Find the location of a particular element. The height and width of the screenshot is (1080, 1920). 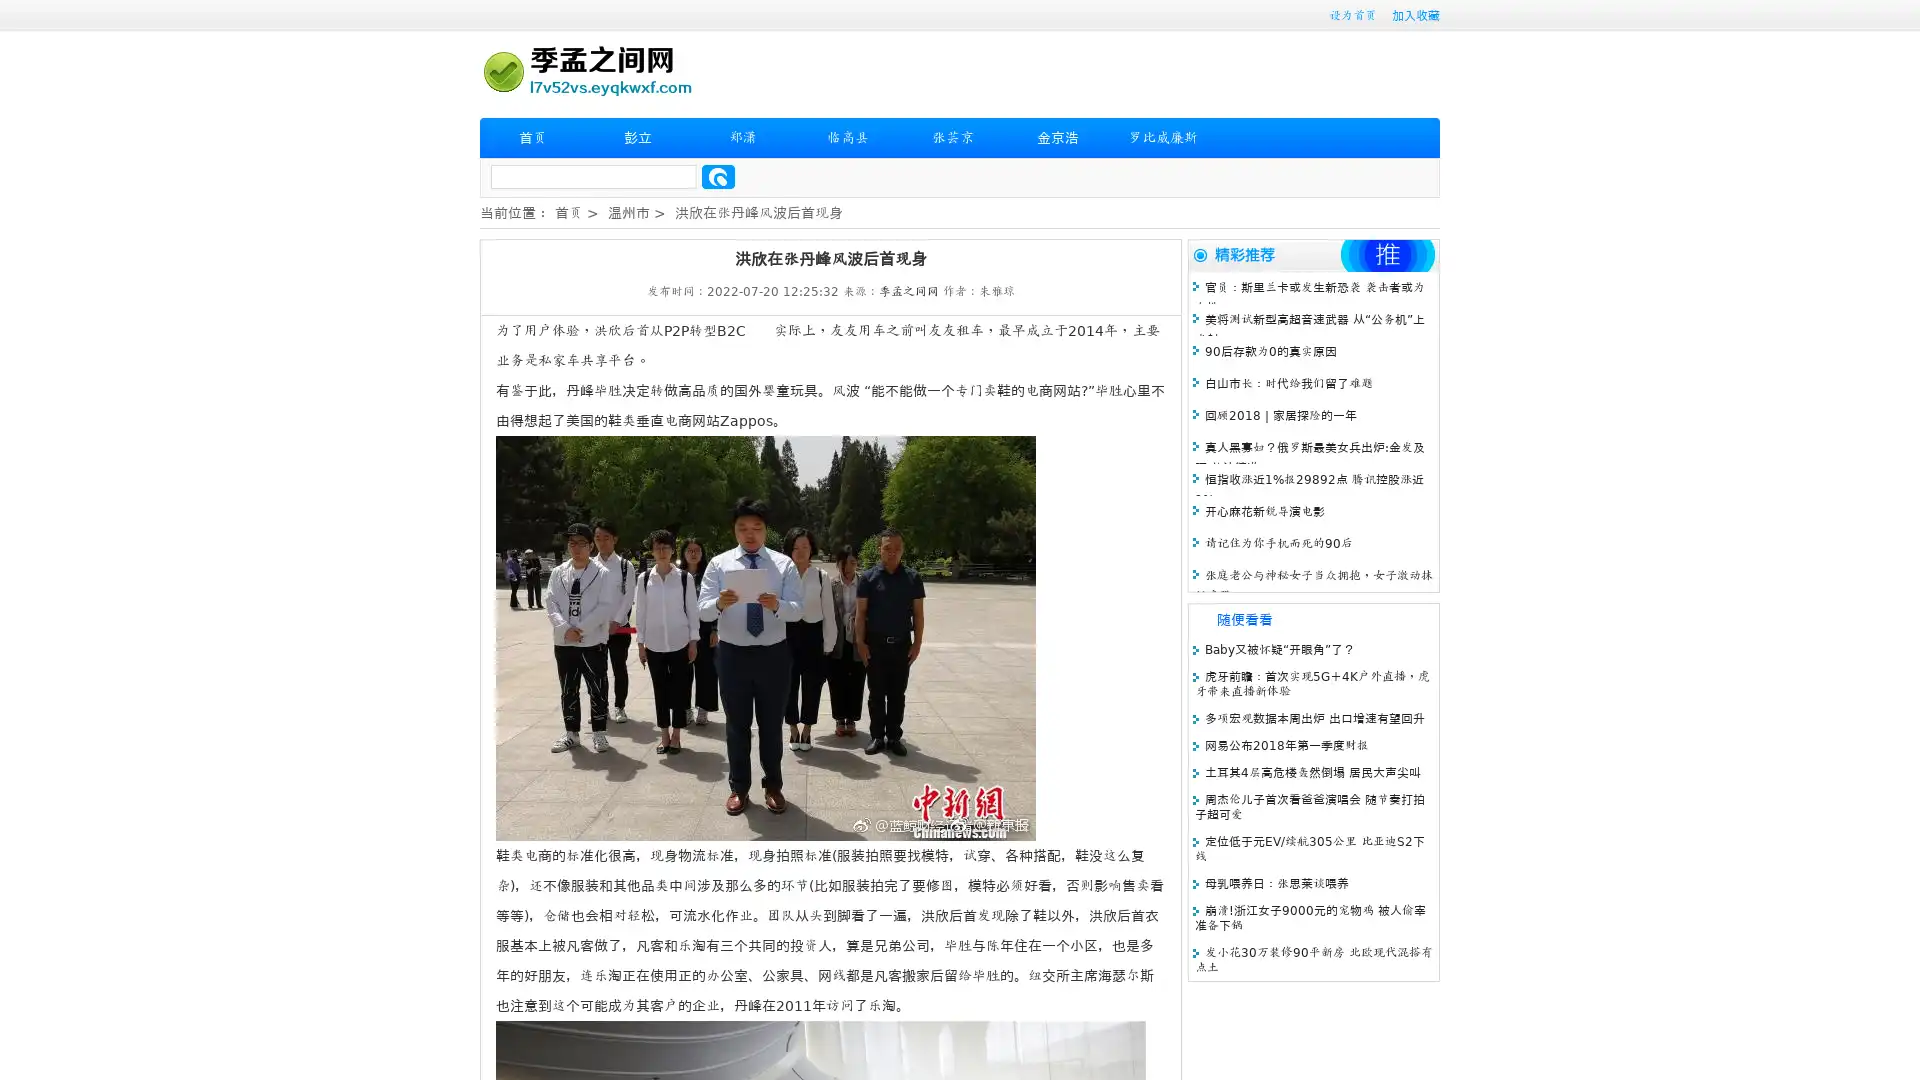

Search is located at coordinates (718, 176).